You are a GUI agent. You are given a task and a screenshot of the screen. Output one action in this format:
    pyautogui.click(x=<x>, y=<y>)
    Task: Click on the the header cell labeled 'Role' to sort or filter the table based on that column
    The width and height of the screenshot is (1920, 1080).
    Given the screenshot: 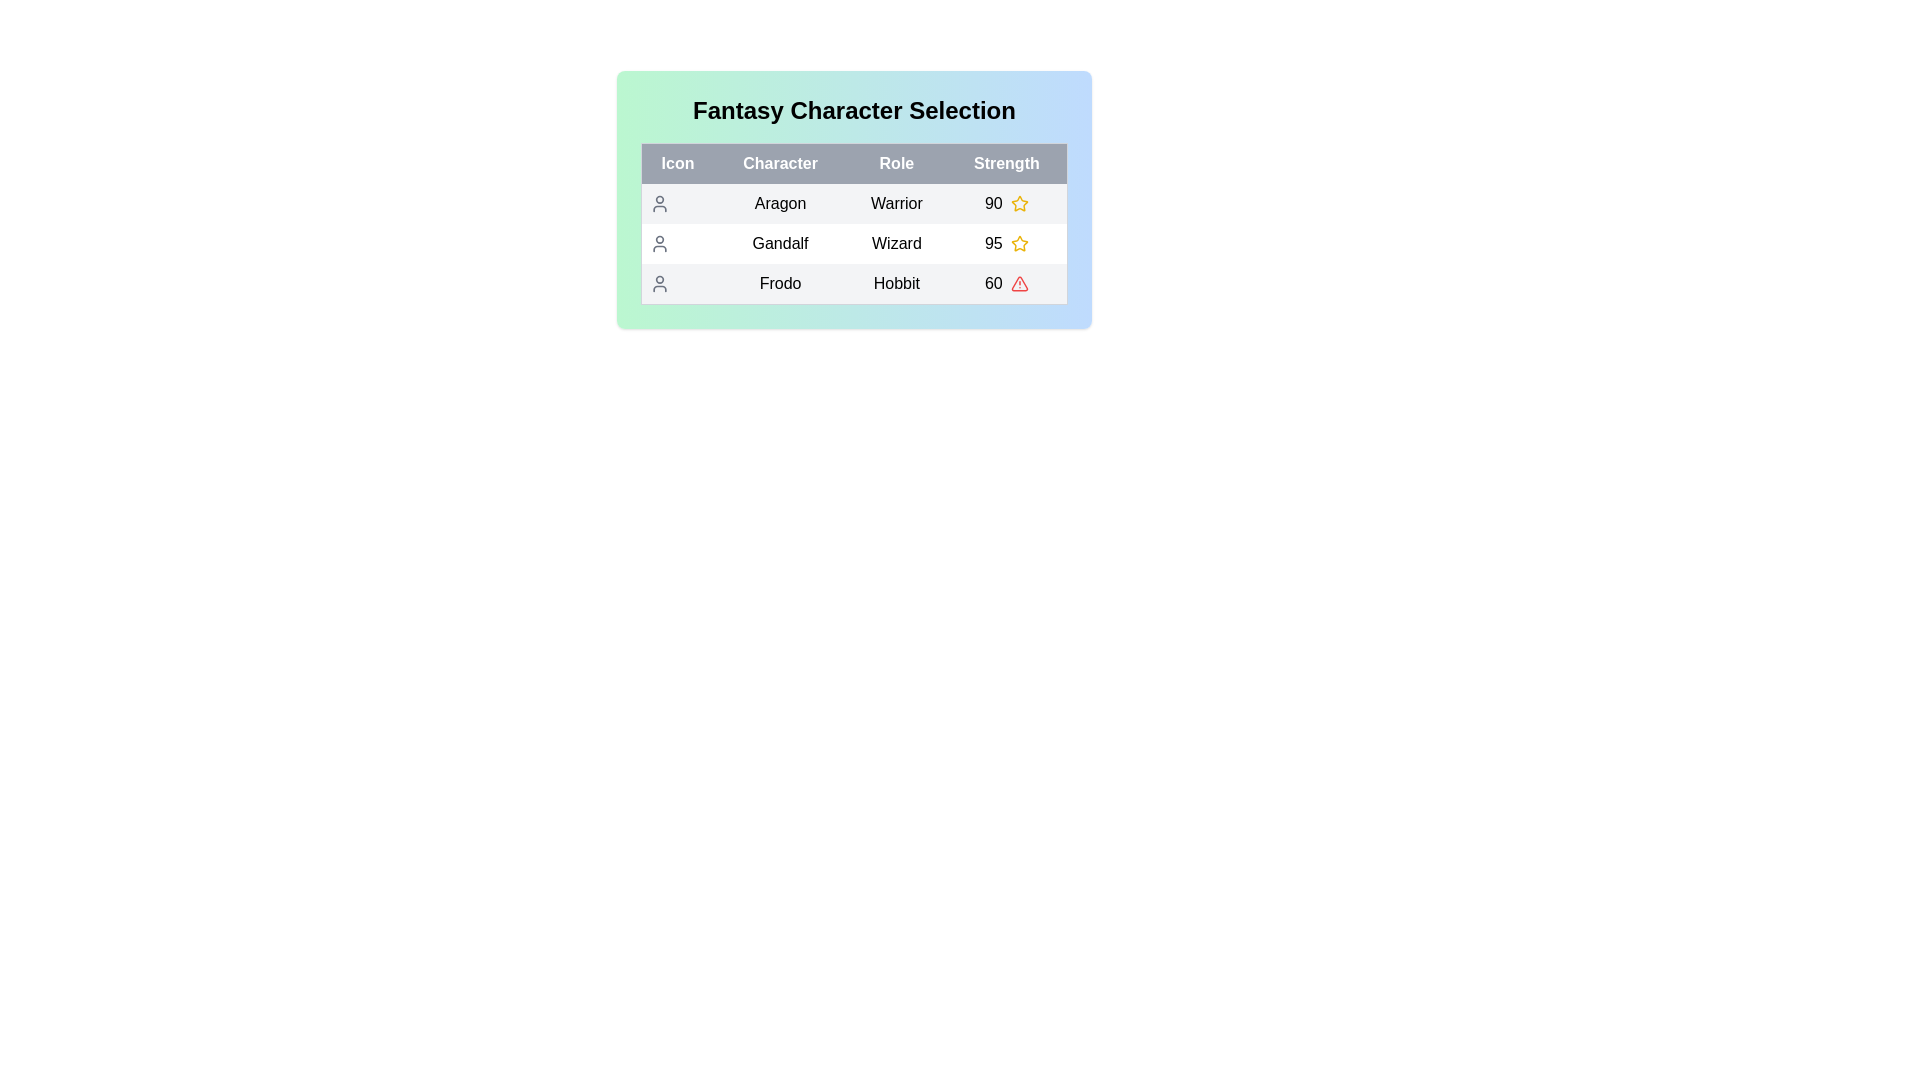 What is the action you would take?
    pyautogui.click(x=896, y=163)
    